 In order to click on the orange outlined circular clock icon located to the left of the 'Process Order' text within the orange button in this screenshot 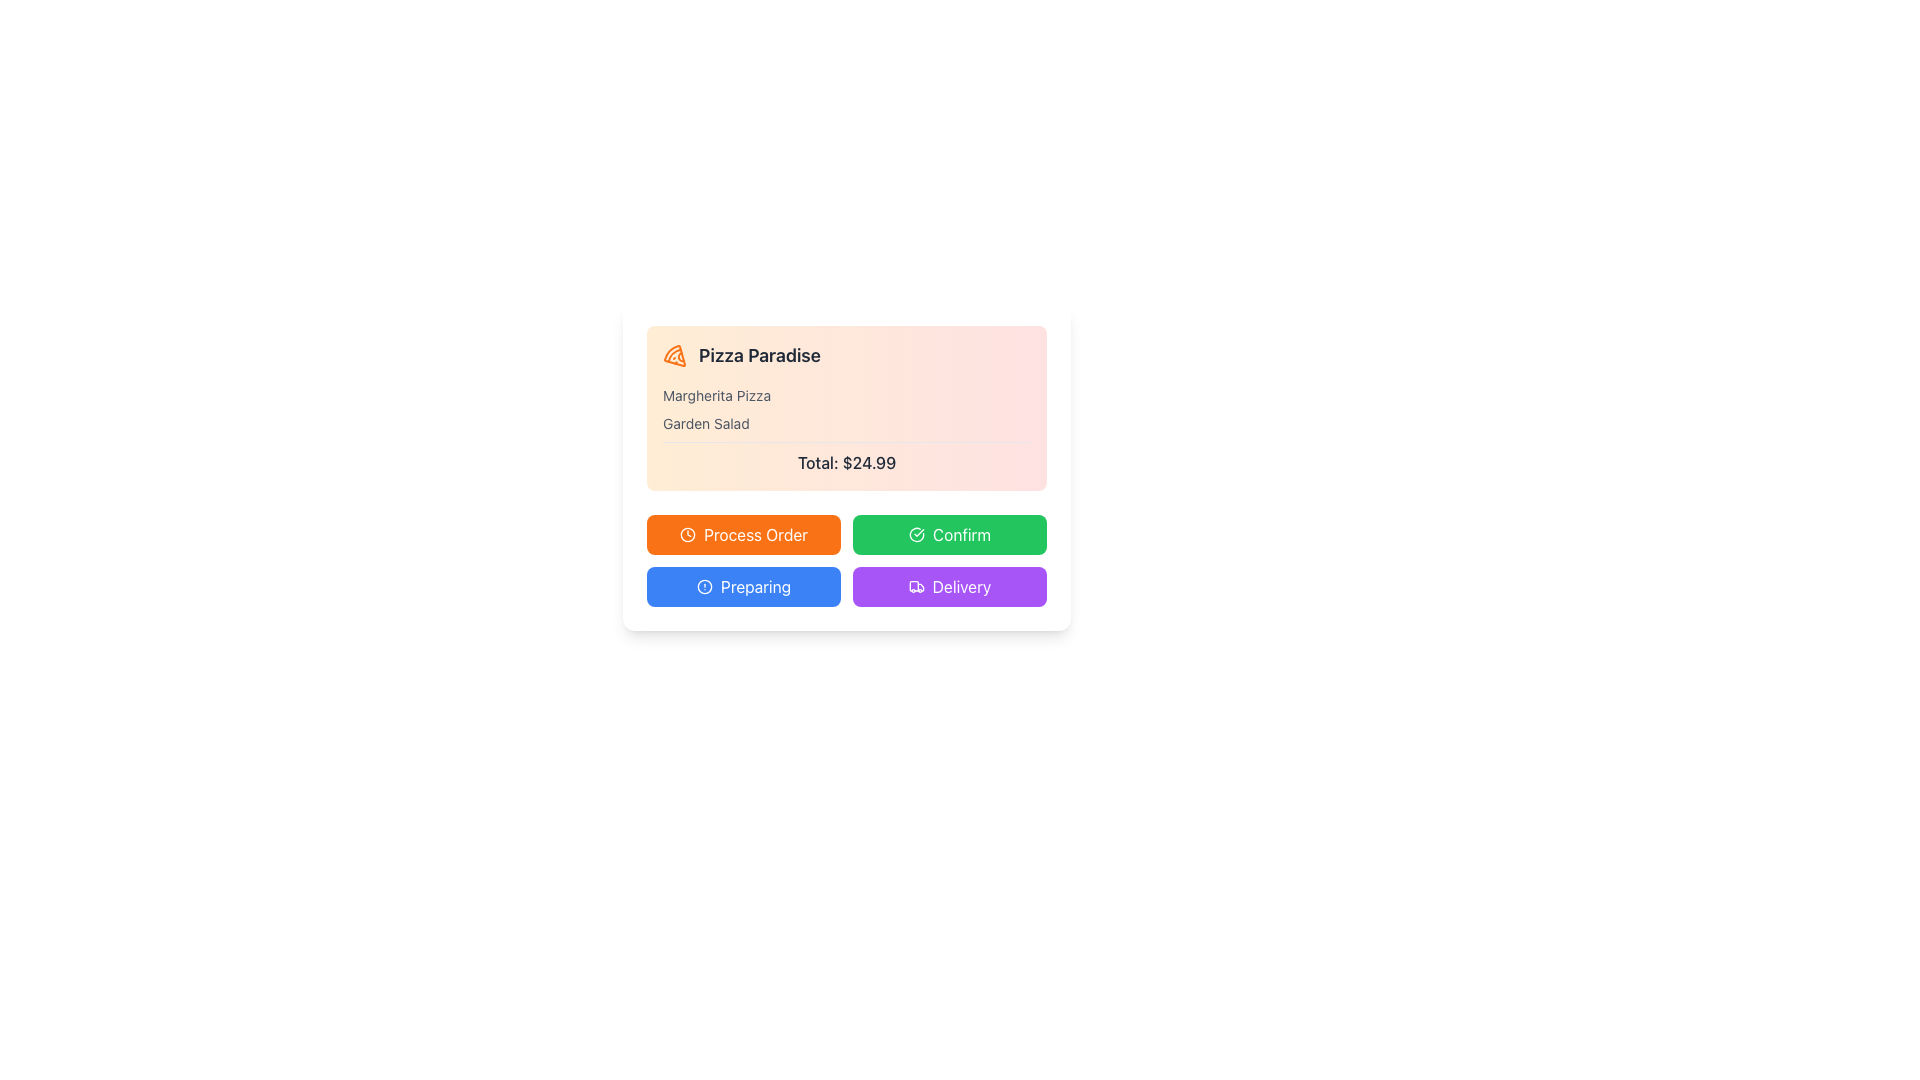, I will do `click(688, 534)`.